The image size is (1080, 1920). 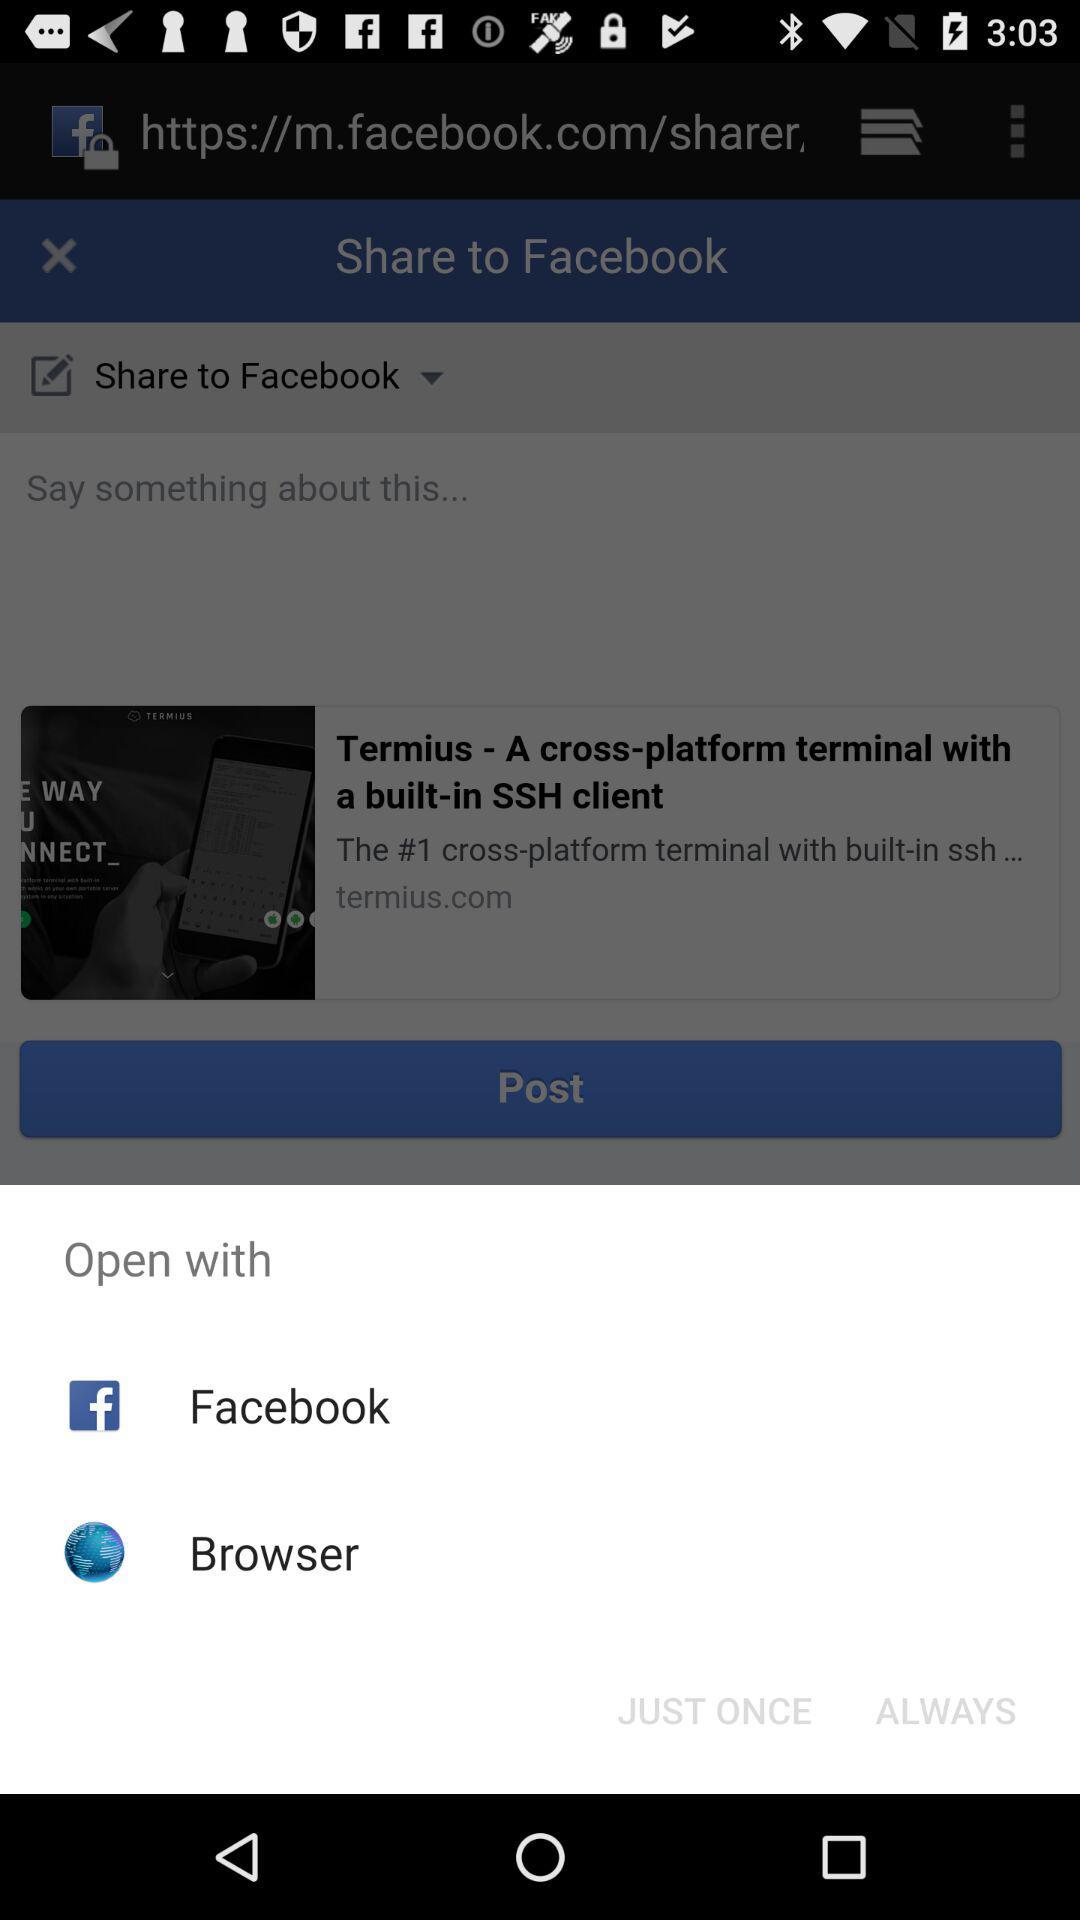 I want to click on the button next to just once button, so click(x=945, y=1708).